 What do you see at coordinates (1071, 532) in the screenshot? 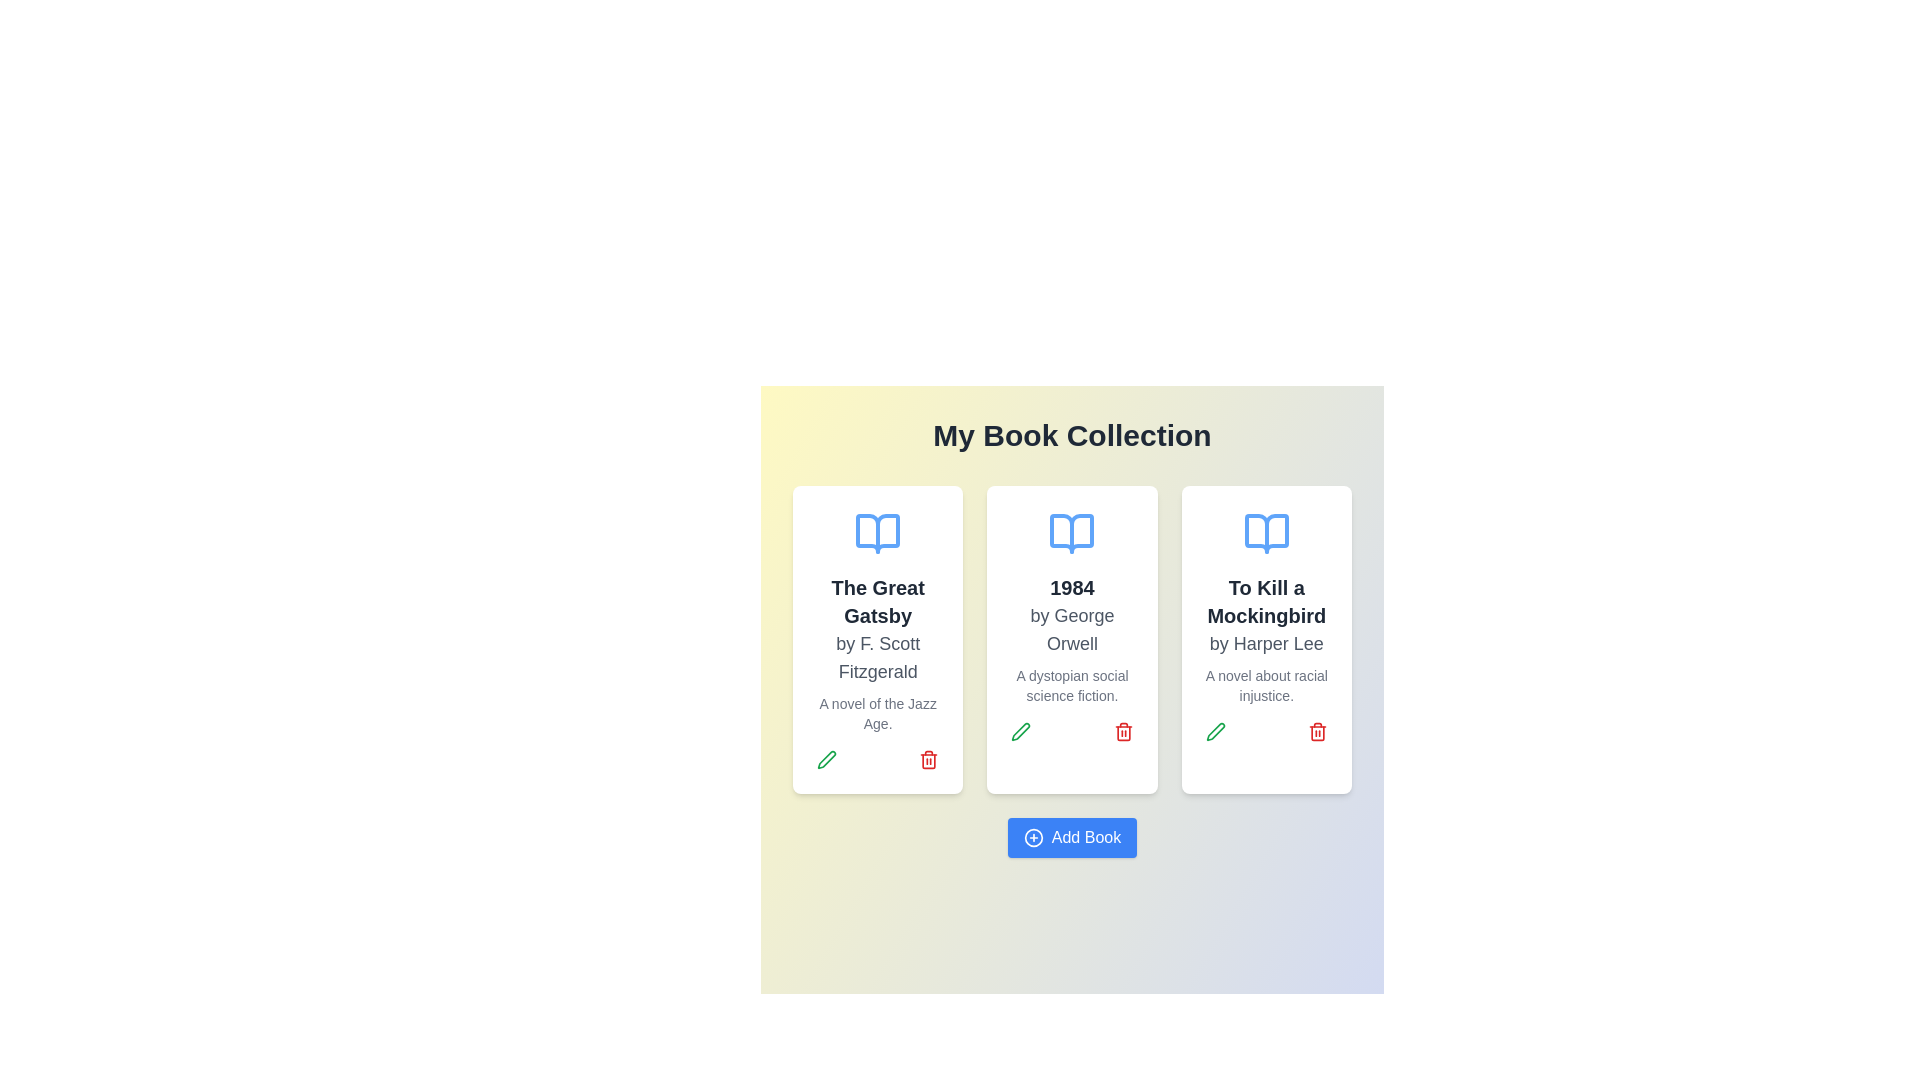
I see `the decorative icon representing the book '1984', which is positioned at the top center of the card above the title text` at bounding box center [1071, 532].